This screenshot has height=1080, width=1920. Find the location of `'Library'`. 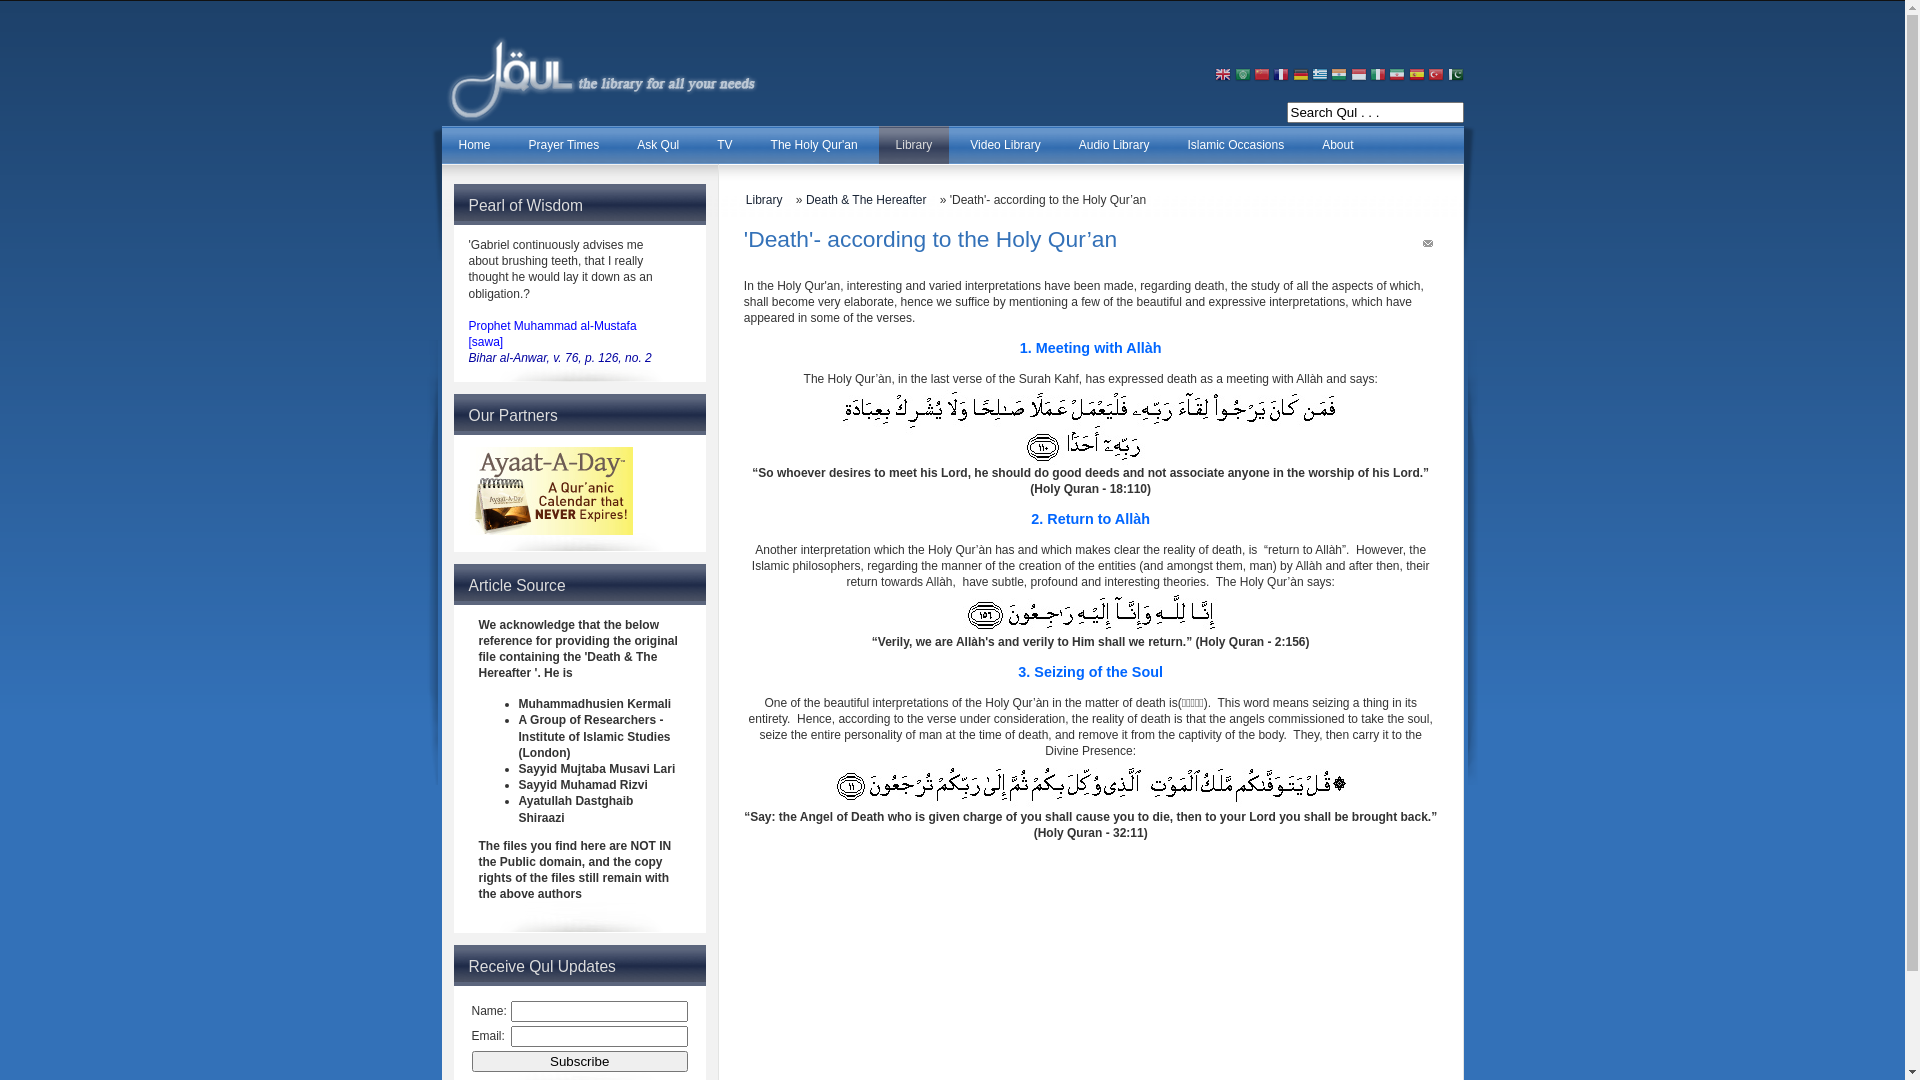

'Library' is located at coordinates (913, 144).